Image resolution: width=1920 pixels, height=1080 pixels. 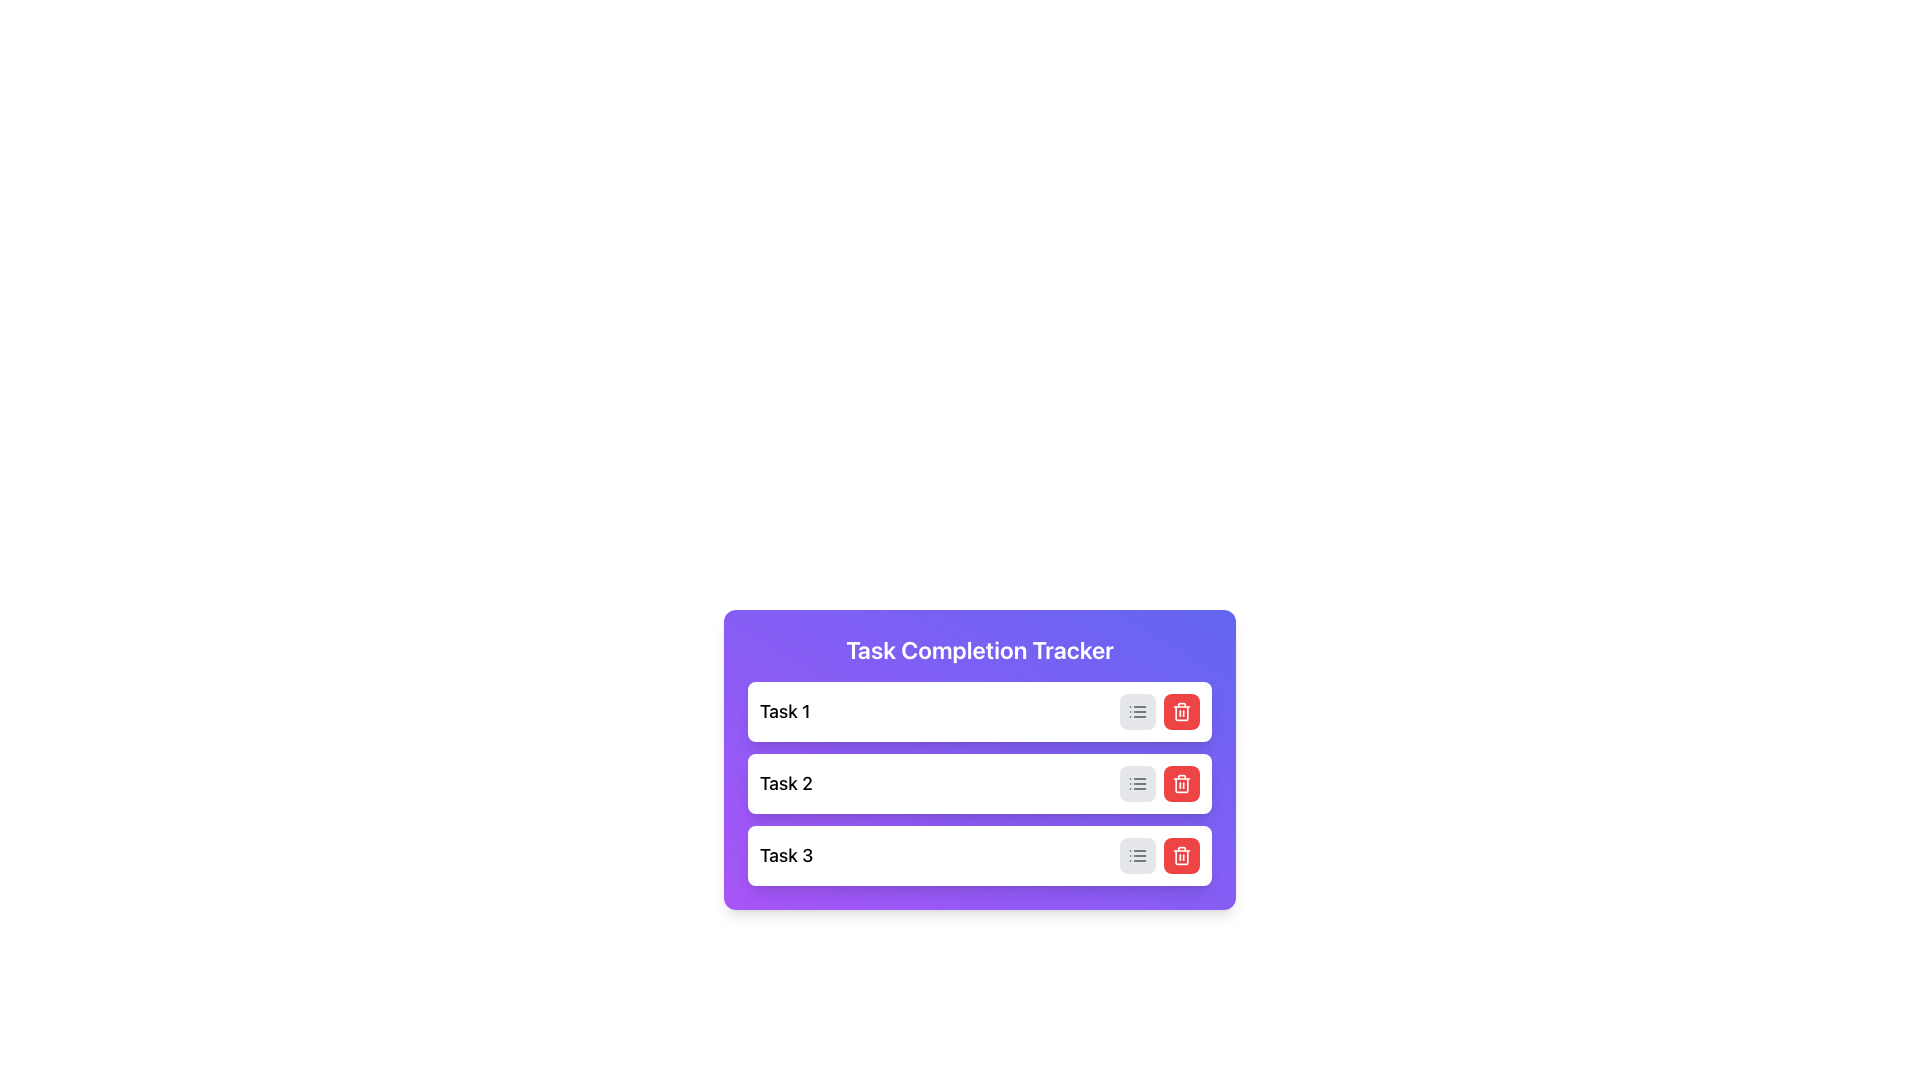 What do you see at coordinates (979, 782) in the screenshot?
I see `the second task item labeled 'Task 2' in the Task Completion Tracker` at bounding box center [979, 782].